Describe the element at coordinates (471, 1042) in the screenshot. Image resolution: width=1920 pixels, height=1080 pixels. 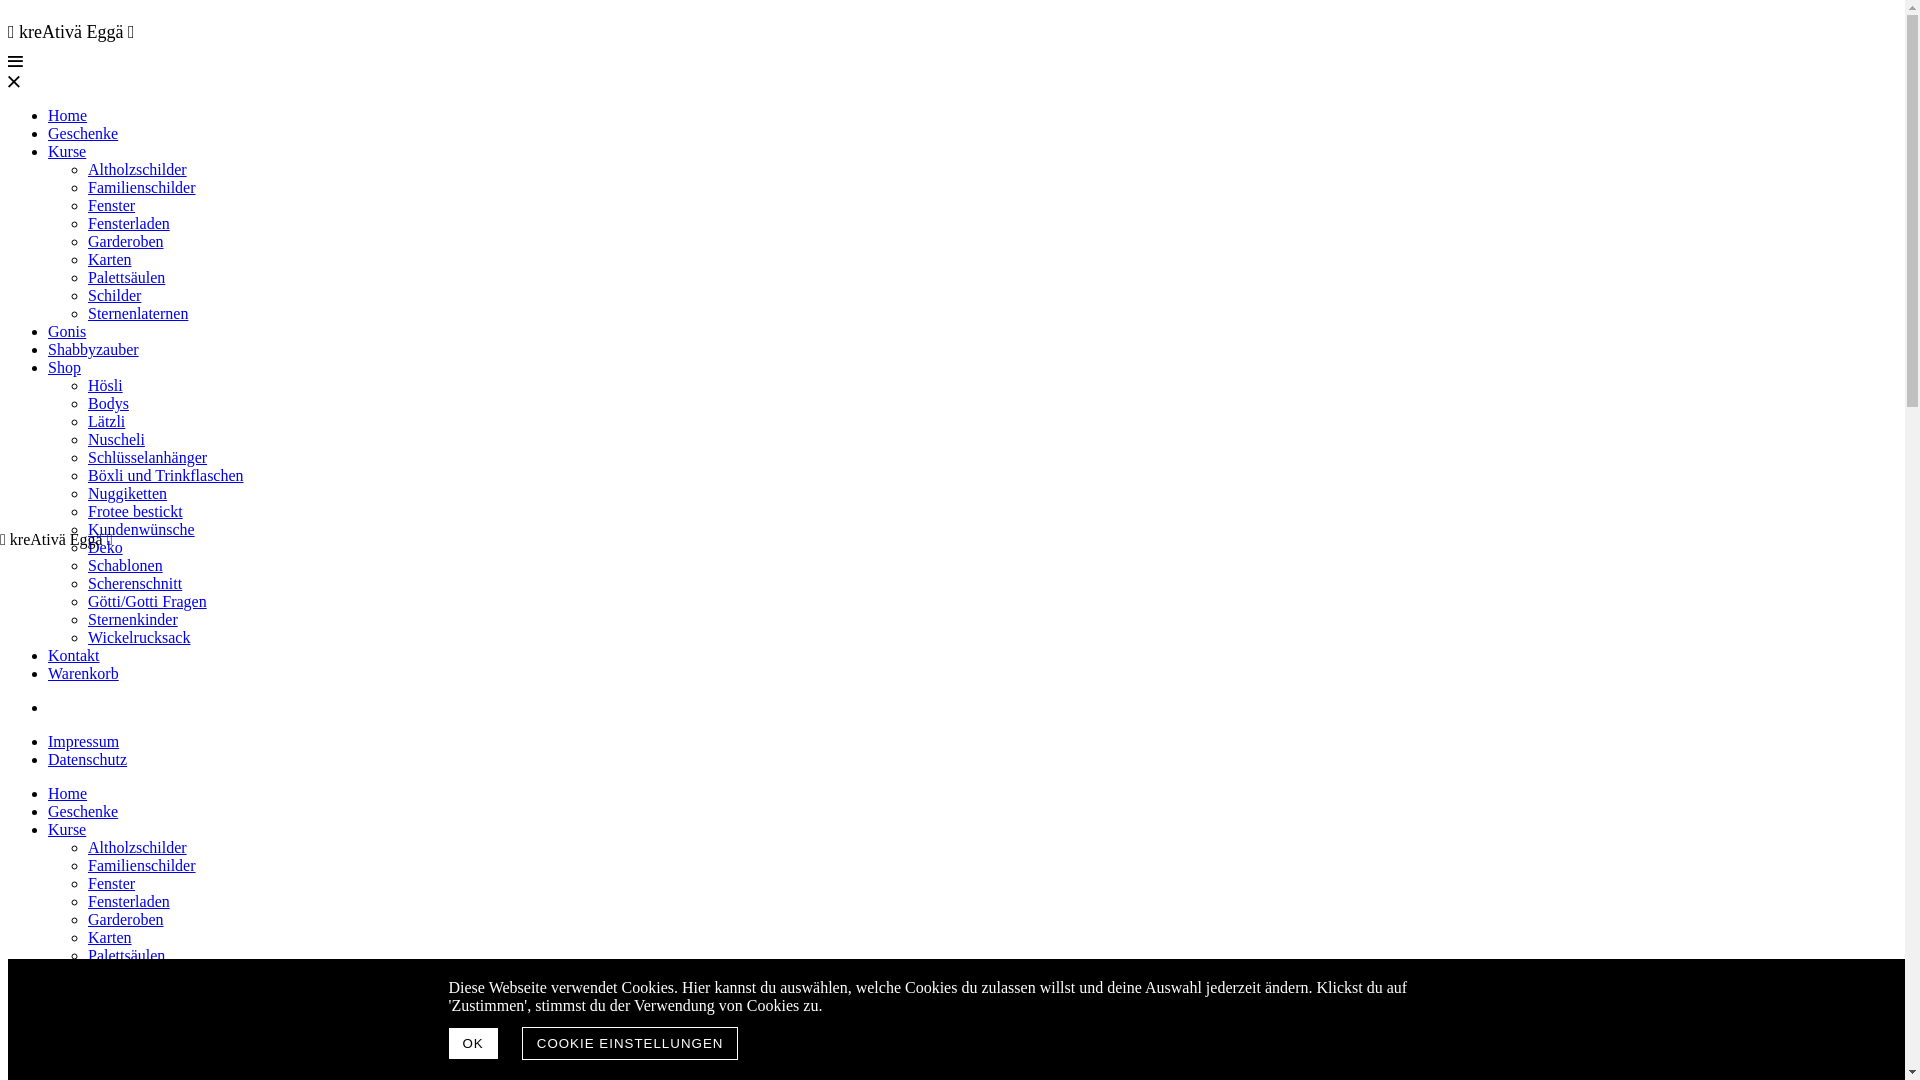
I see `'OK'` at that location.